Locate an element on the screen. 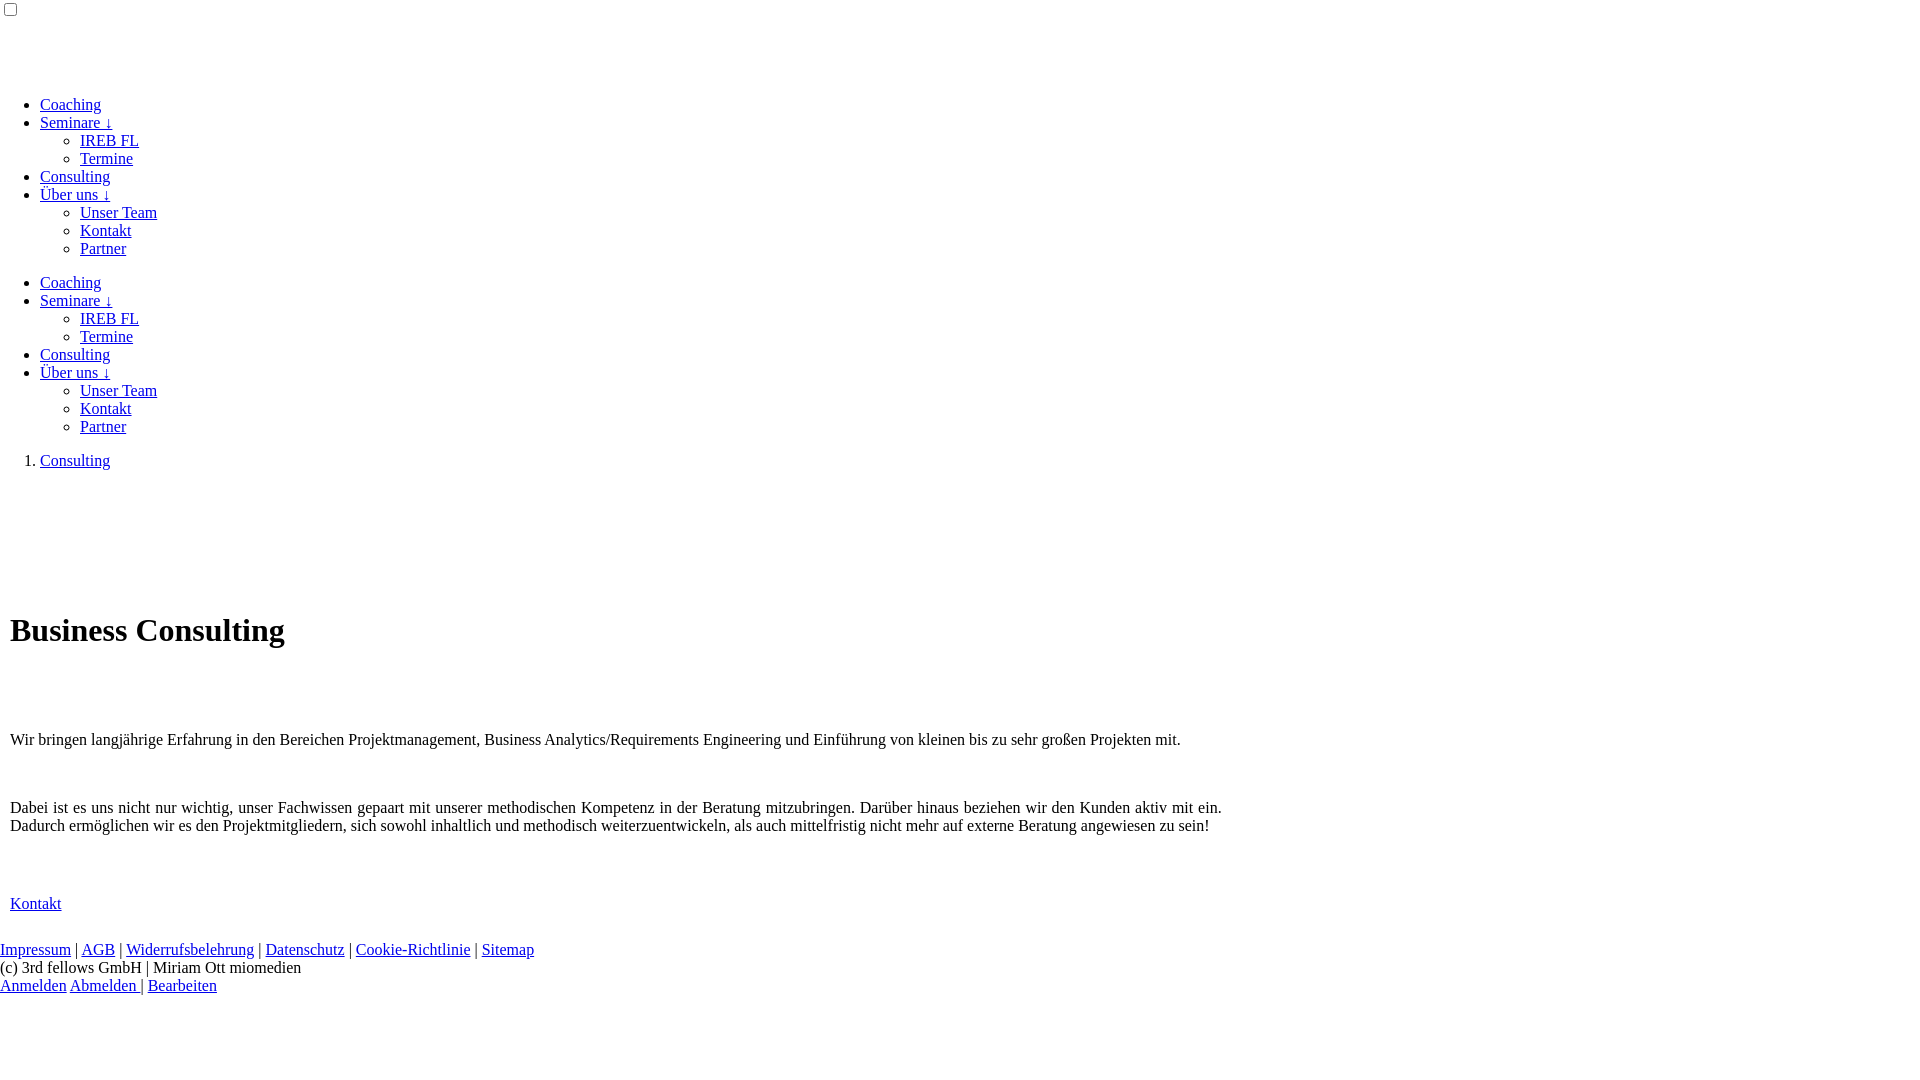 Image resolution: width=1920 pixels, height=1080 pixels. 'Coaching' is located at coordinates (70, 282).